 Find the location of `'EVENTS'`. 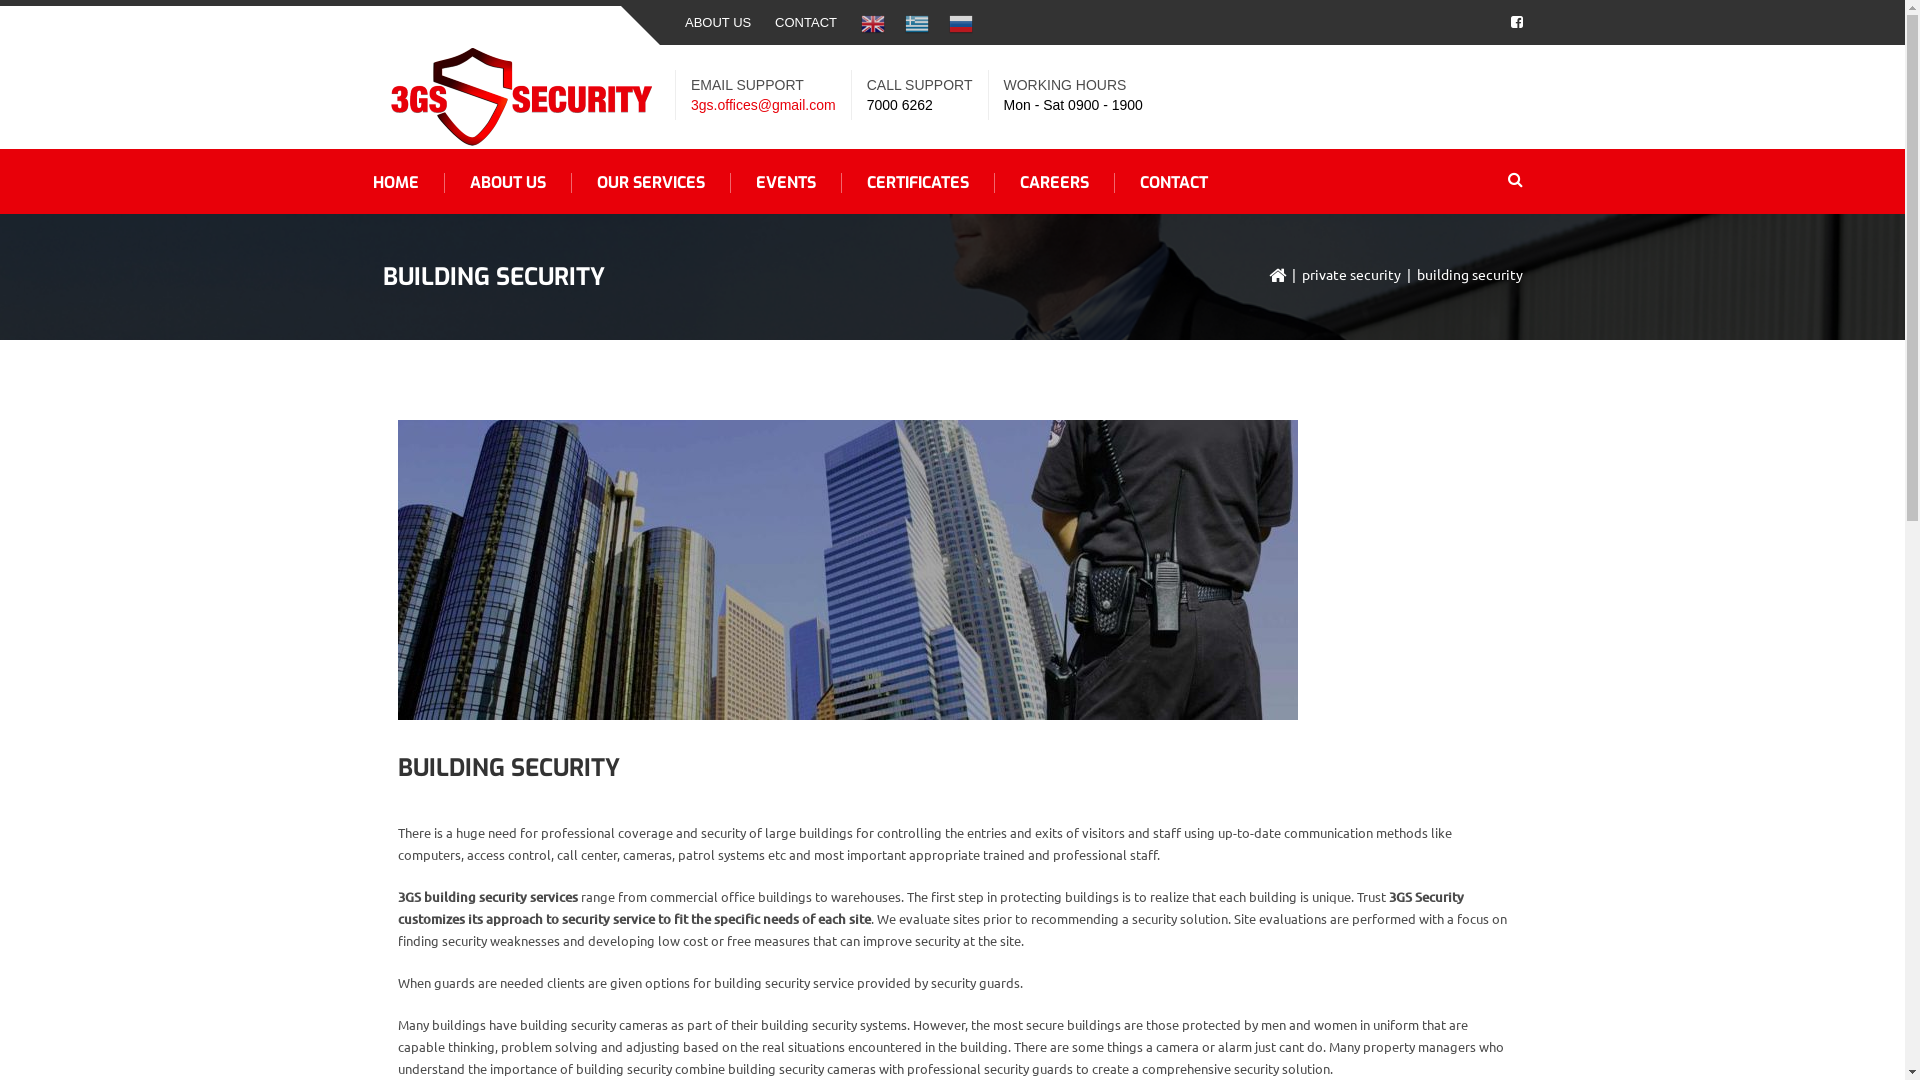

'EVENTS' is located at coordinates (784, 182).